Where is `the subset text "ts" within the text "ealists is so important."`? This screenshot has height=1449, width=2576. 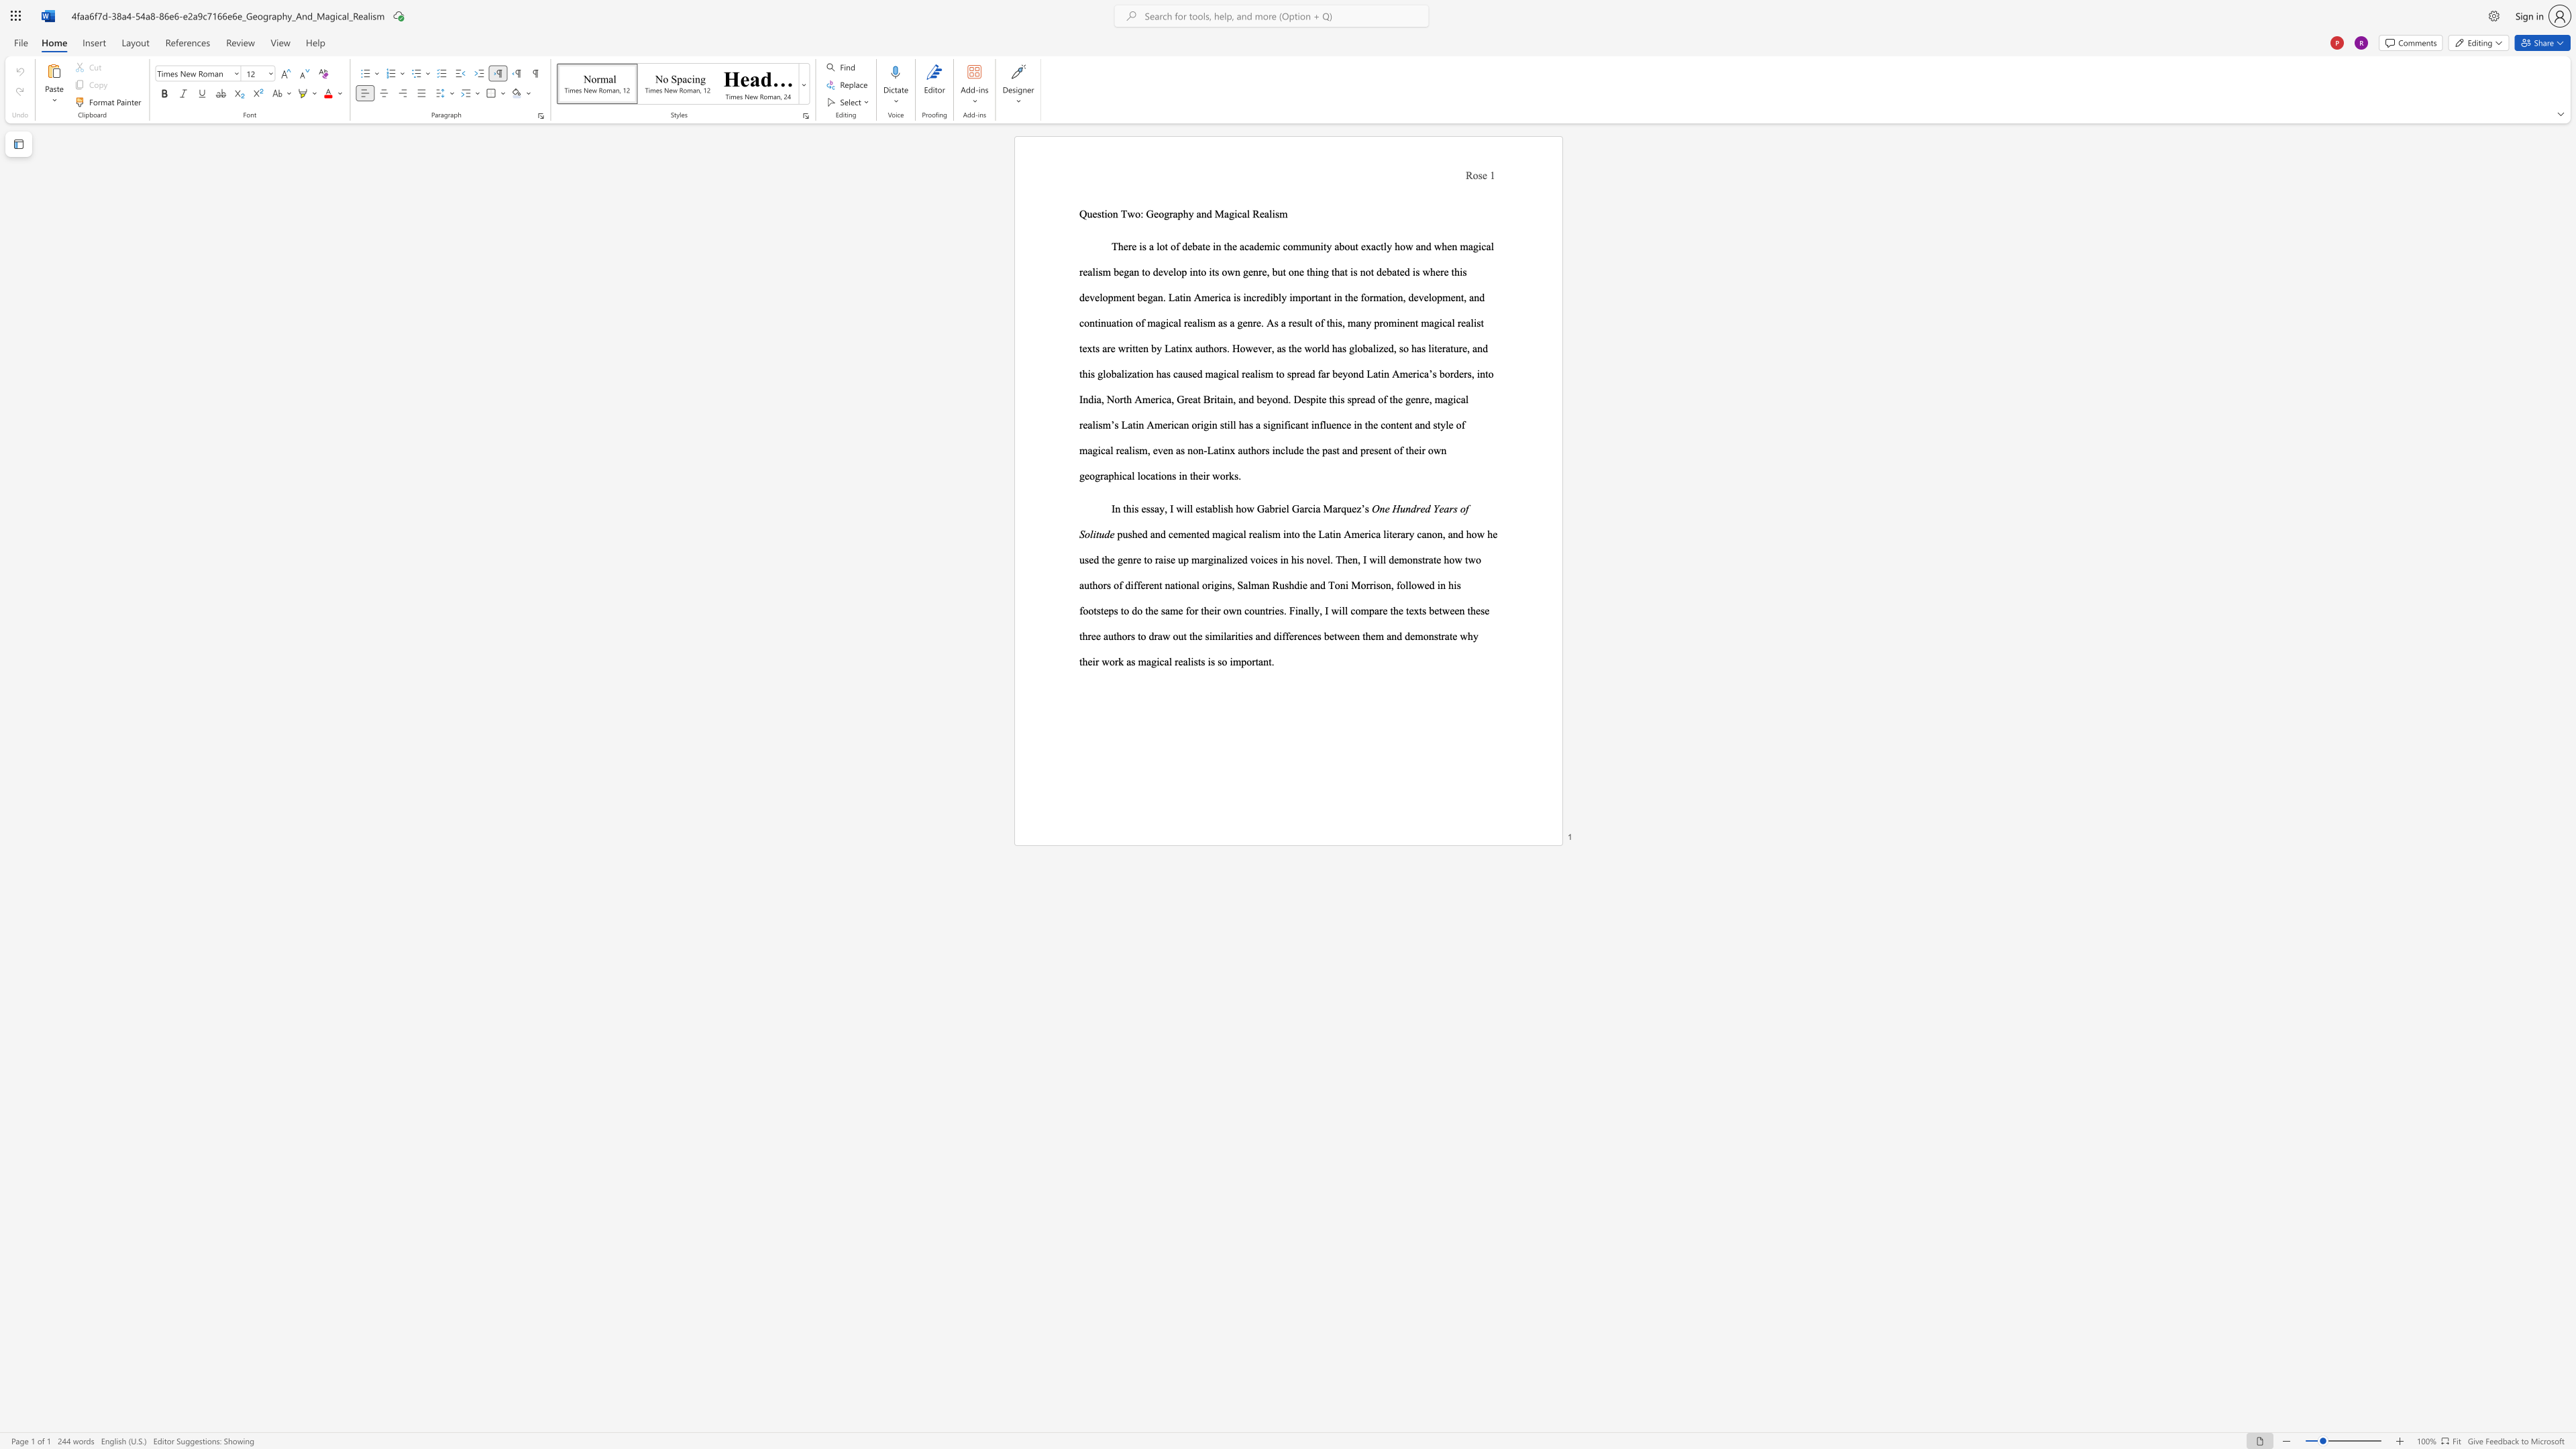
the subset text "ts" within the text "ealists is so important." is located at coordinates (1197, 661).